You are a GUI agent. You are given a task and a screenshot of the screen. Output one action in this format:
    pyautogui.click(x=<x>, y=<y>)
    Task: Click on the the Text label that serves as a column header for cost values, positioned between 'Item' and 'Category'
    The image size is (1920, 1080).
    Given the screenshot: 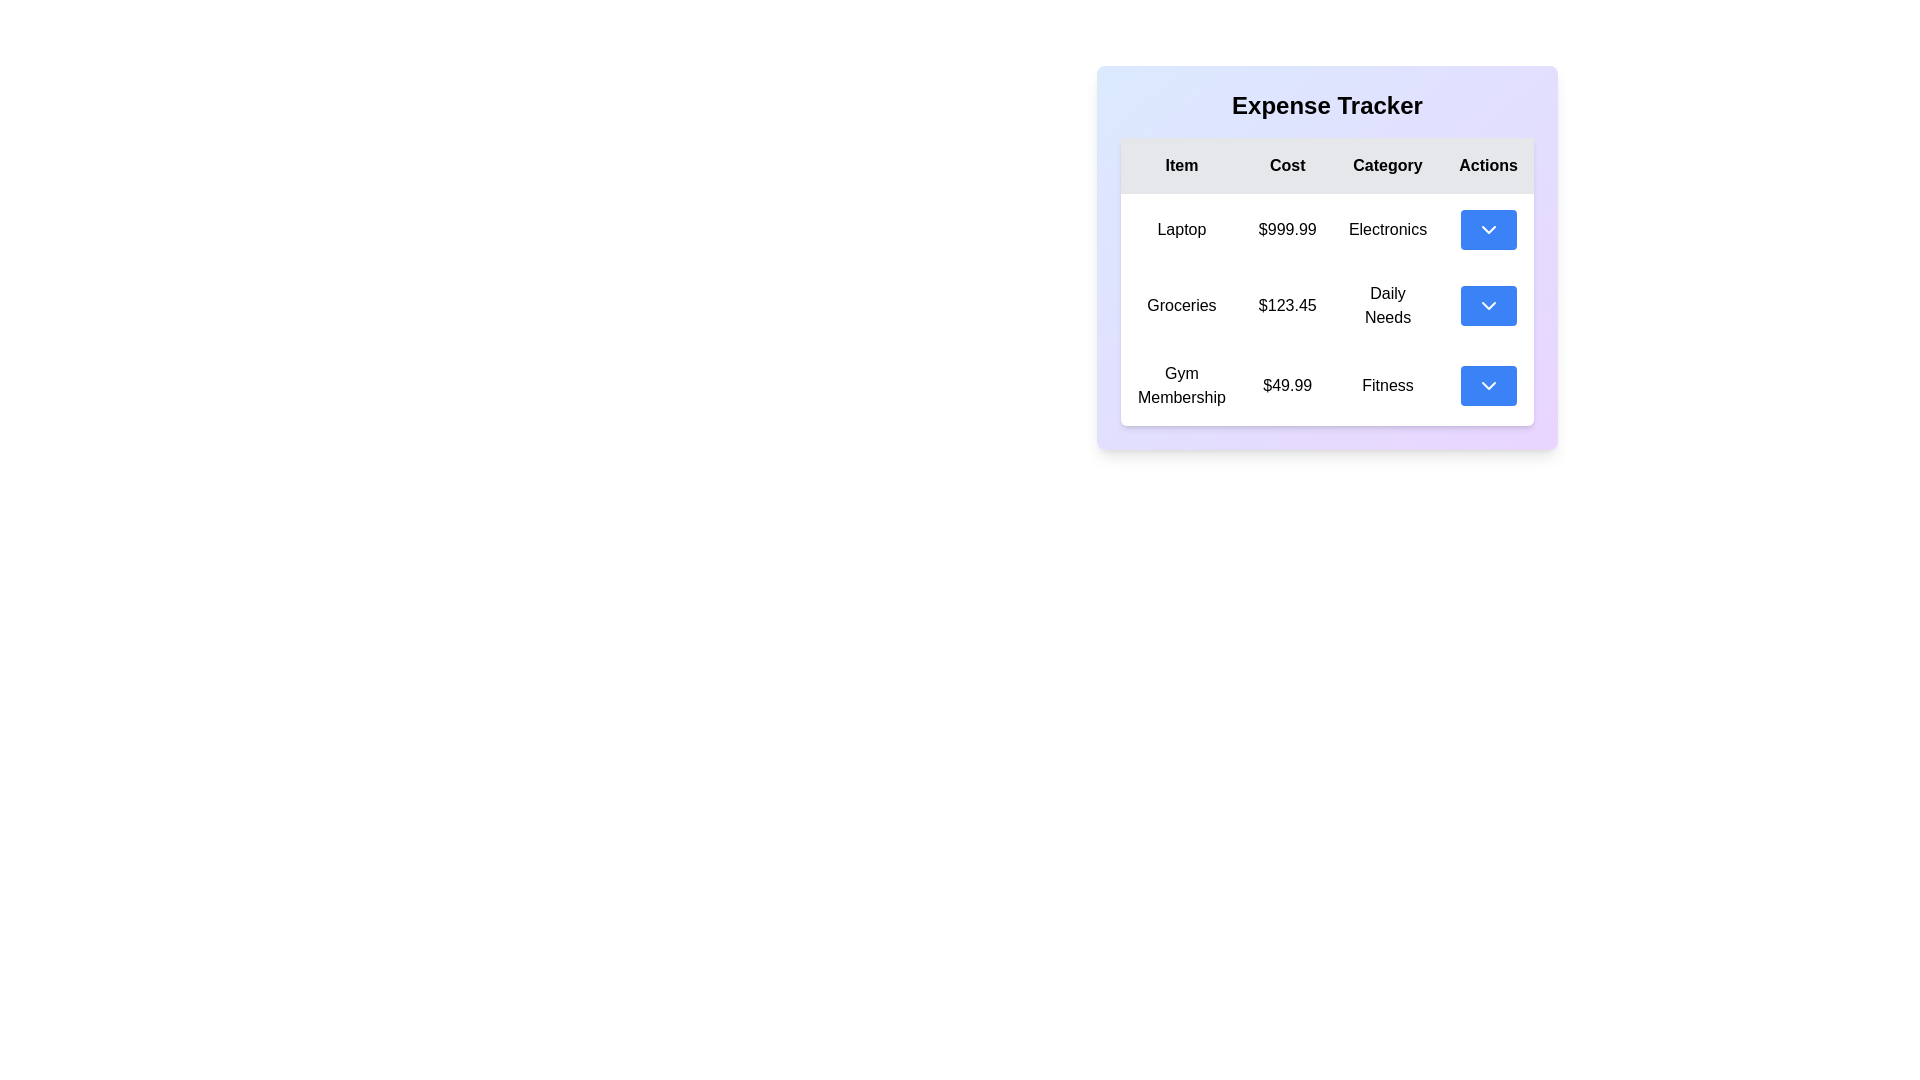 What is the action you would take?
    pyautogui.click(x=1287, y=164)
    